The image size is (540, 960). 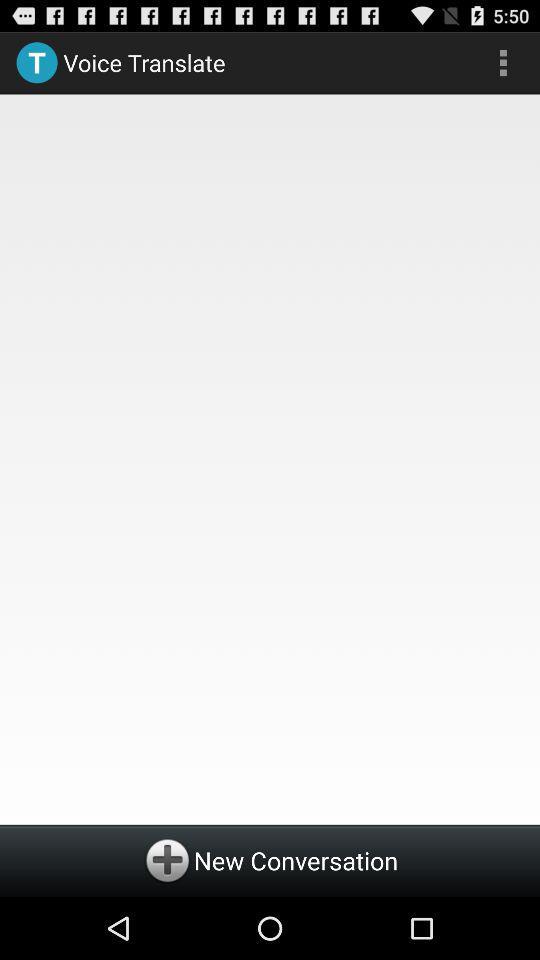 I want to click on begin a new conversation, so click(x=270, y=859).